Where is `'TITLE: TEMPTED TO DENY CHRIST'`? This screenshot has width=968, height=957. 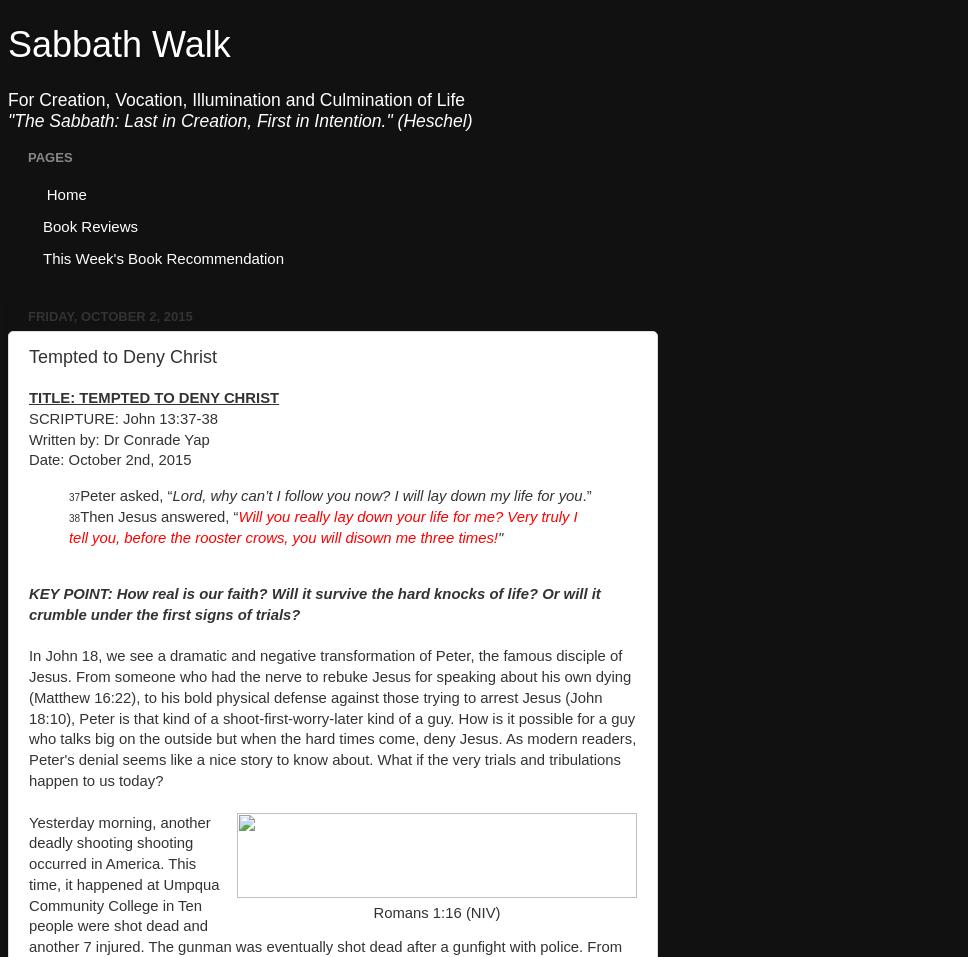 'TITLE: TEMPTED TO DENY CHRIST' is located at coordinates (153, 397).